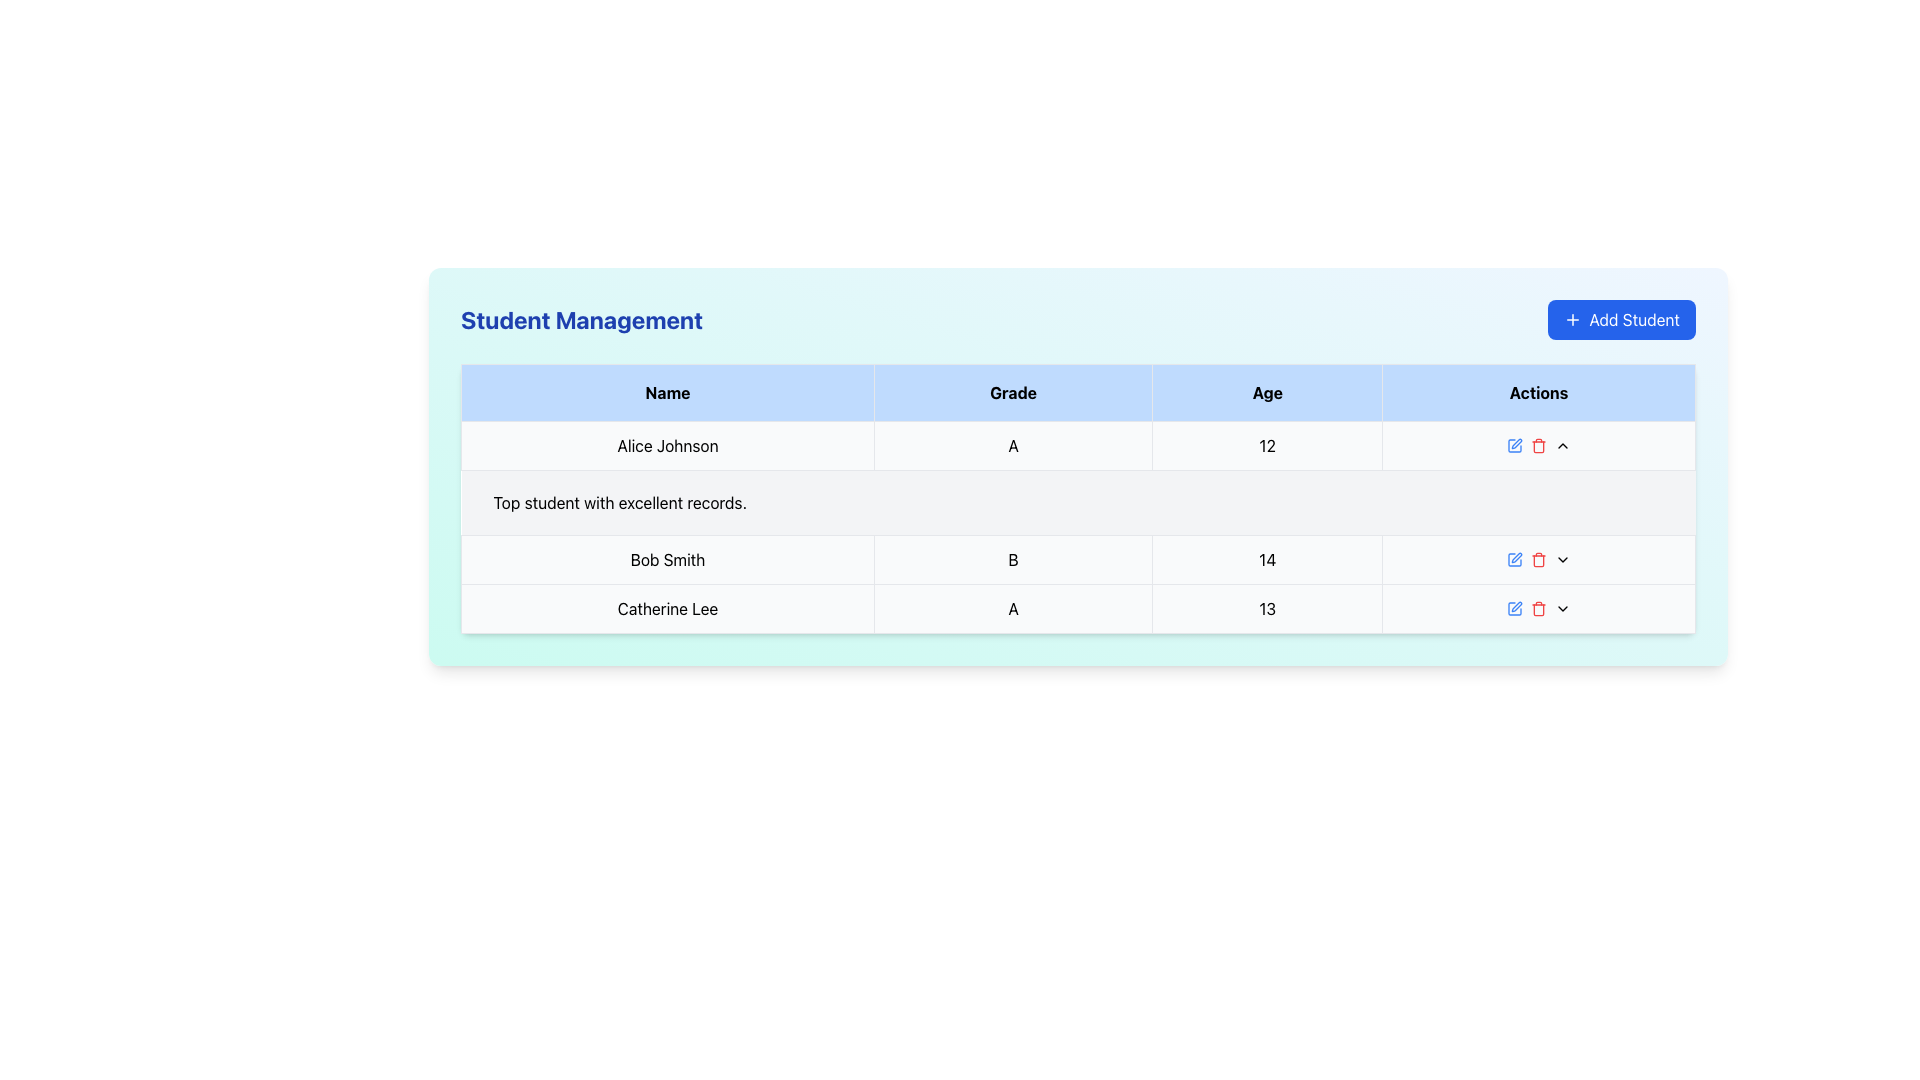 The width and height of the screenshot is (1920, 1080). I want to click on the downward-pointing chevron icon in the 'Actions' column of the student management table for 'Catherine Lee', so click(1562, 608).